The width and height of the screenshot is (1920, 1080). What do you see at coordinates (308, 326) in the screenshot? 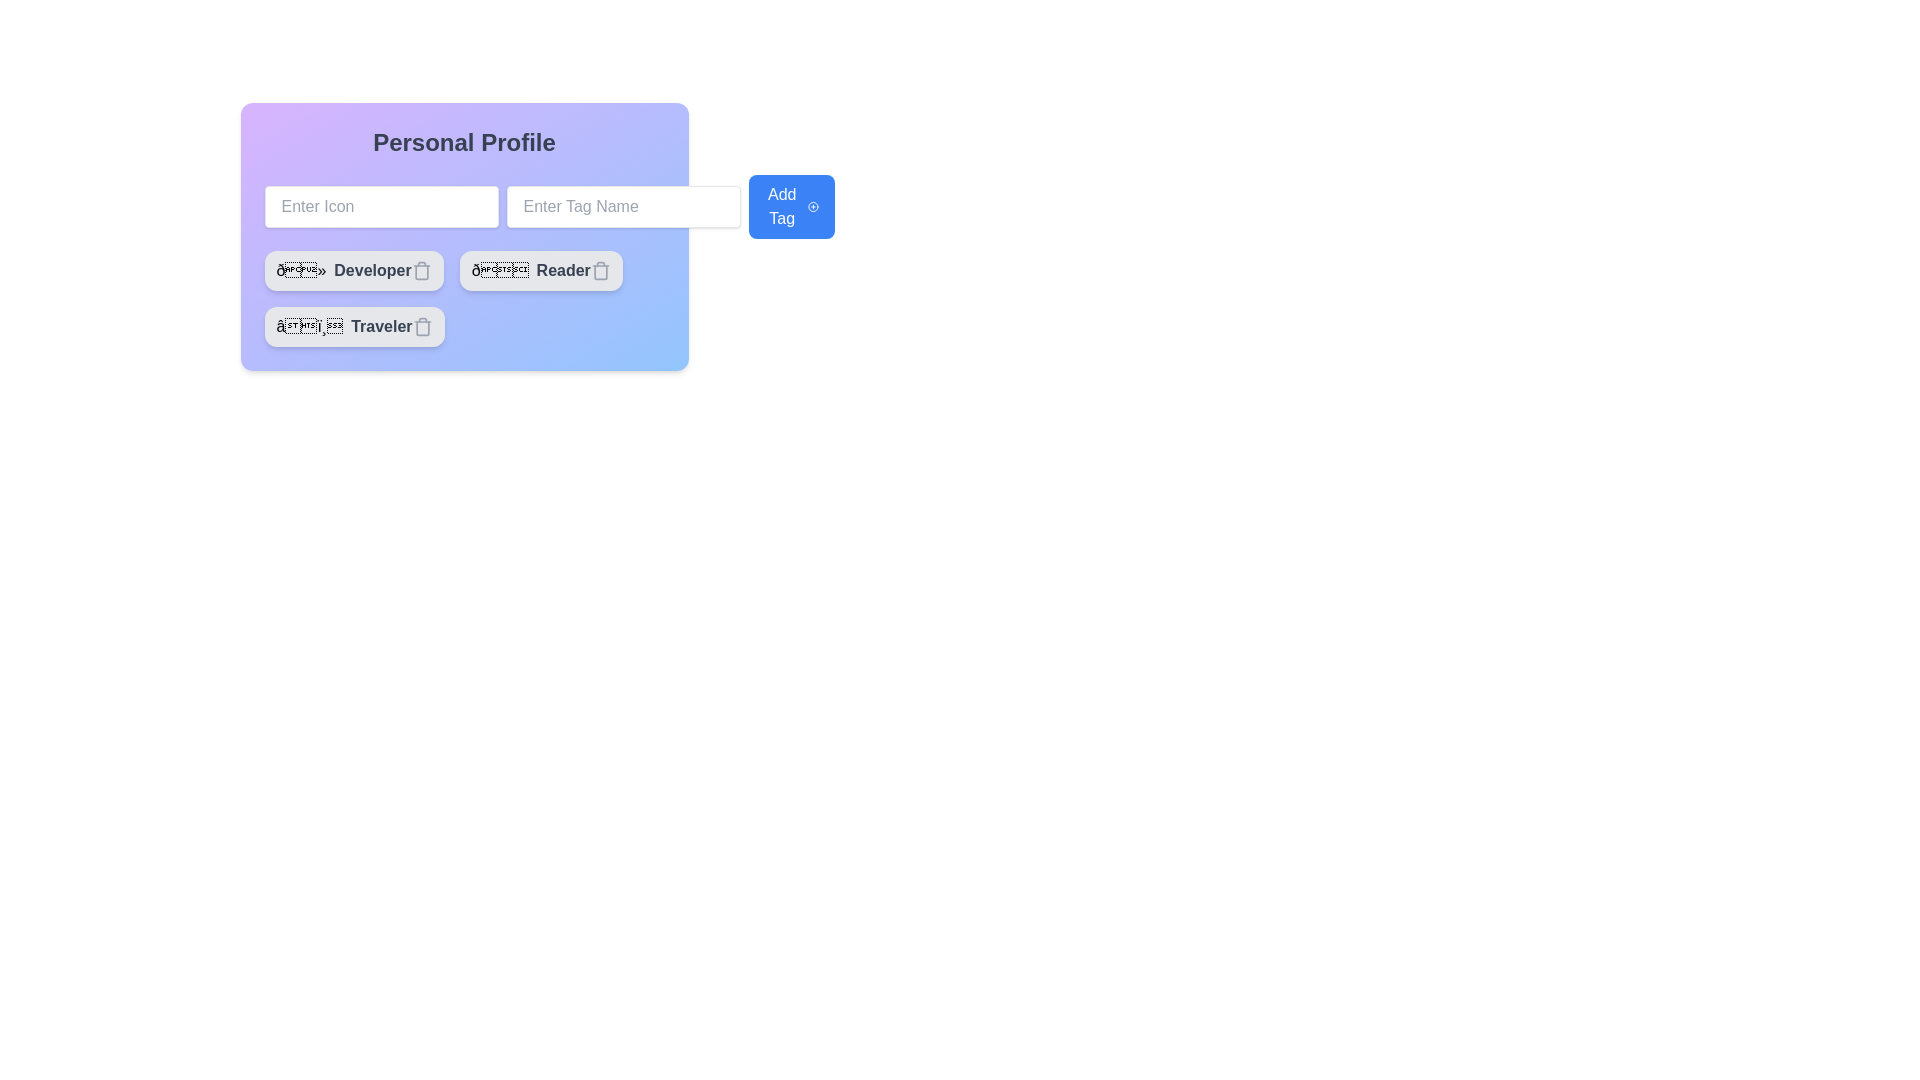
I see `the decorative icon representing the label 'Traveler', which is located to the left of the text label within a rounded button-like component` at bounding box center [308, 326].